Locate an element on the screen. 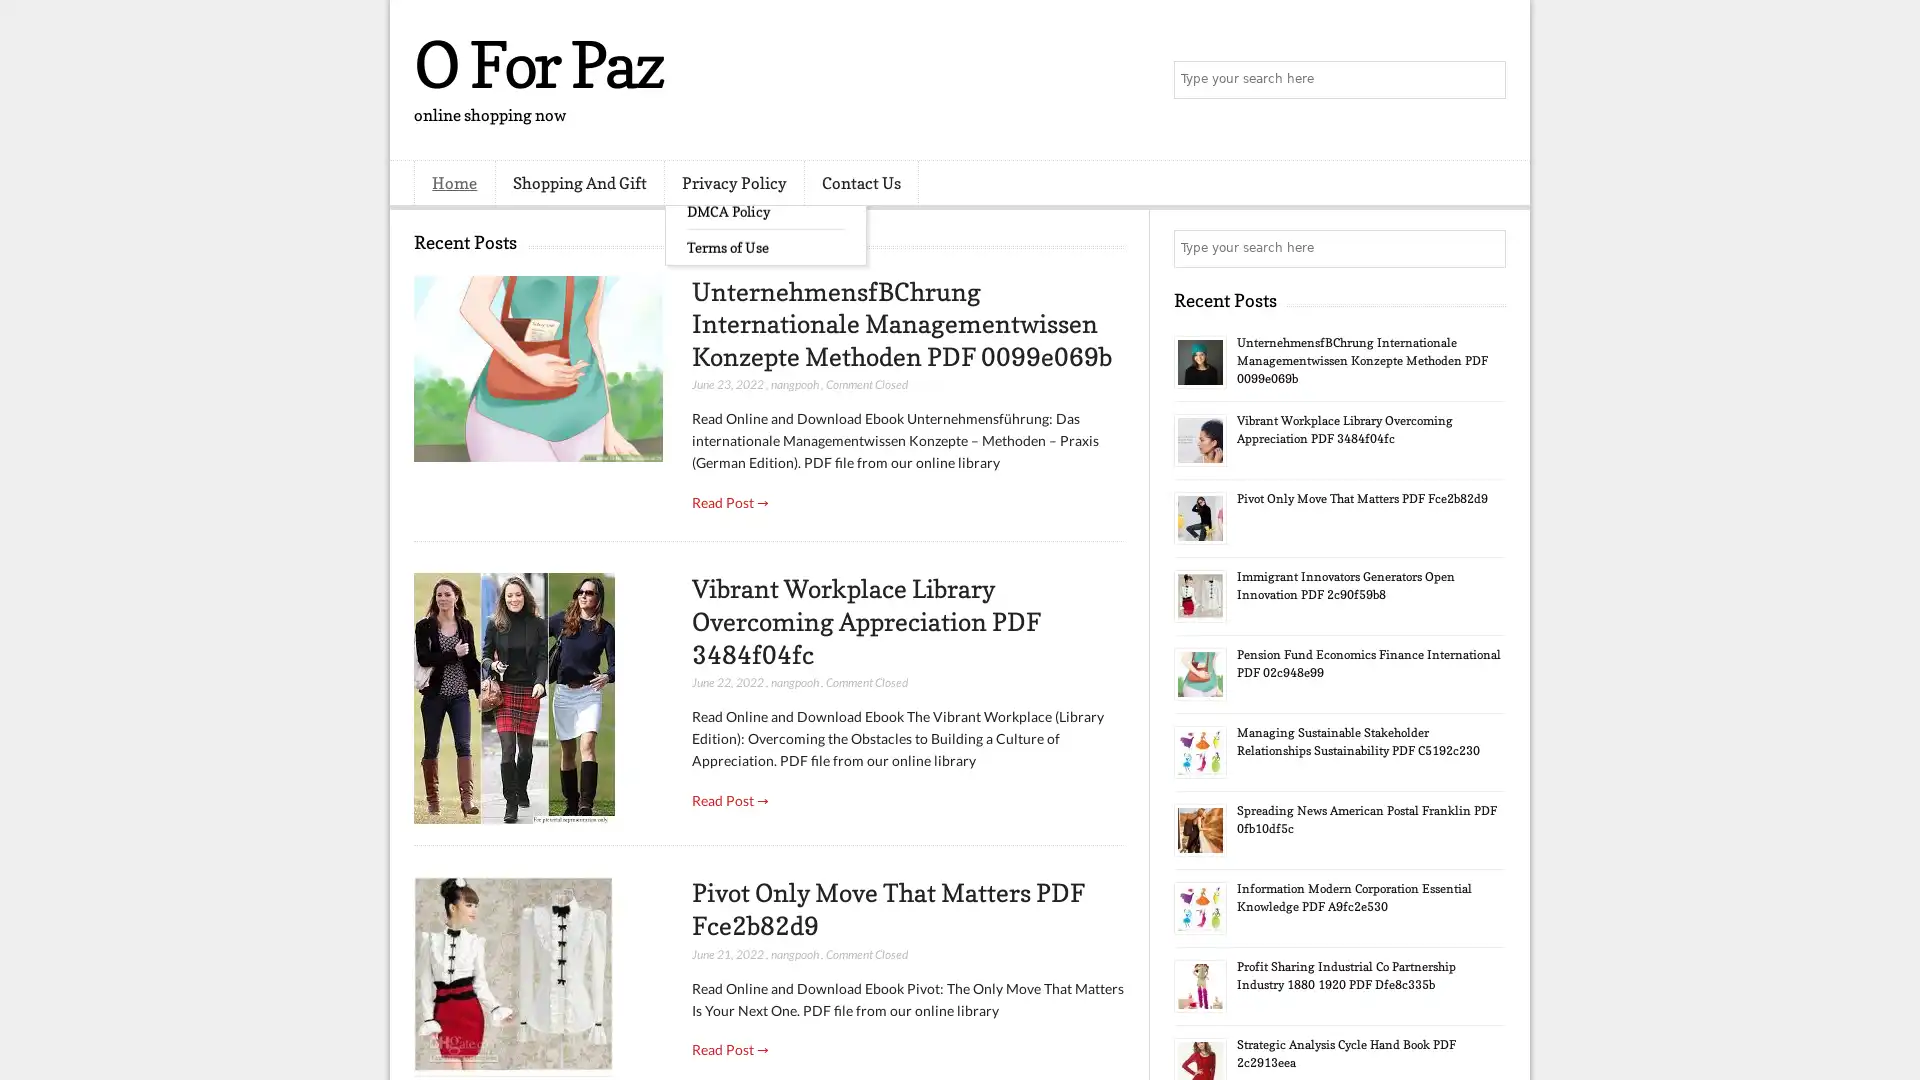 The height and width of the screenshot is (1080, 1920). Search is located at coordinates (1485, 248).